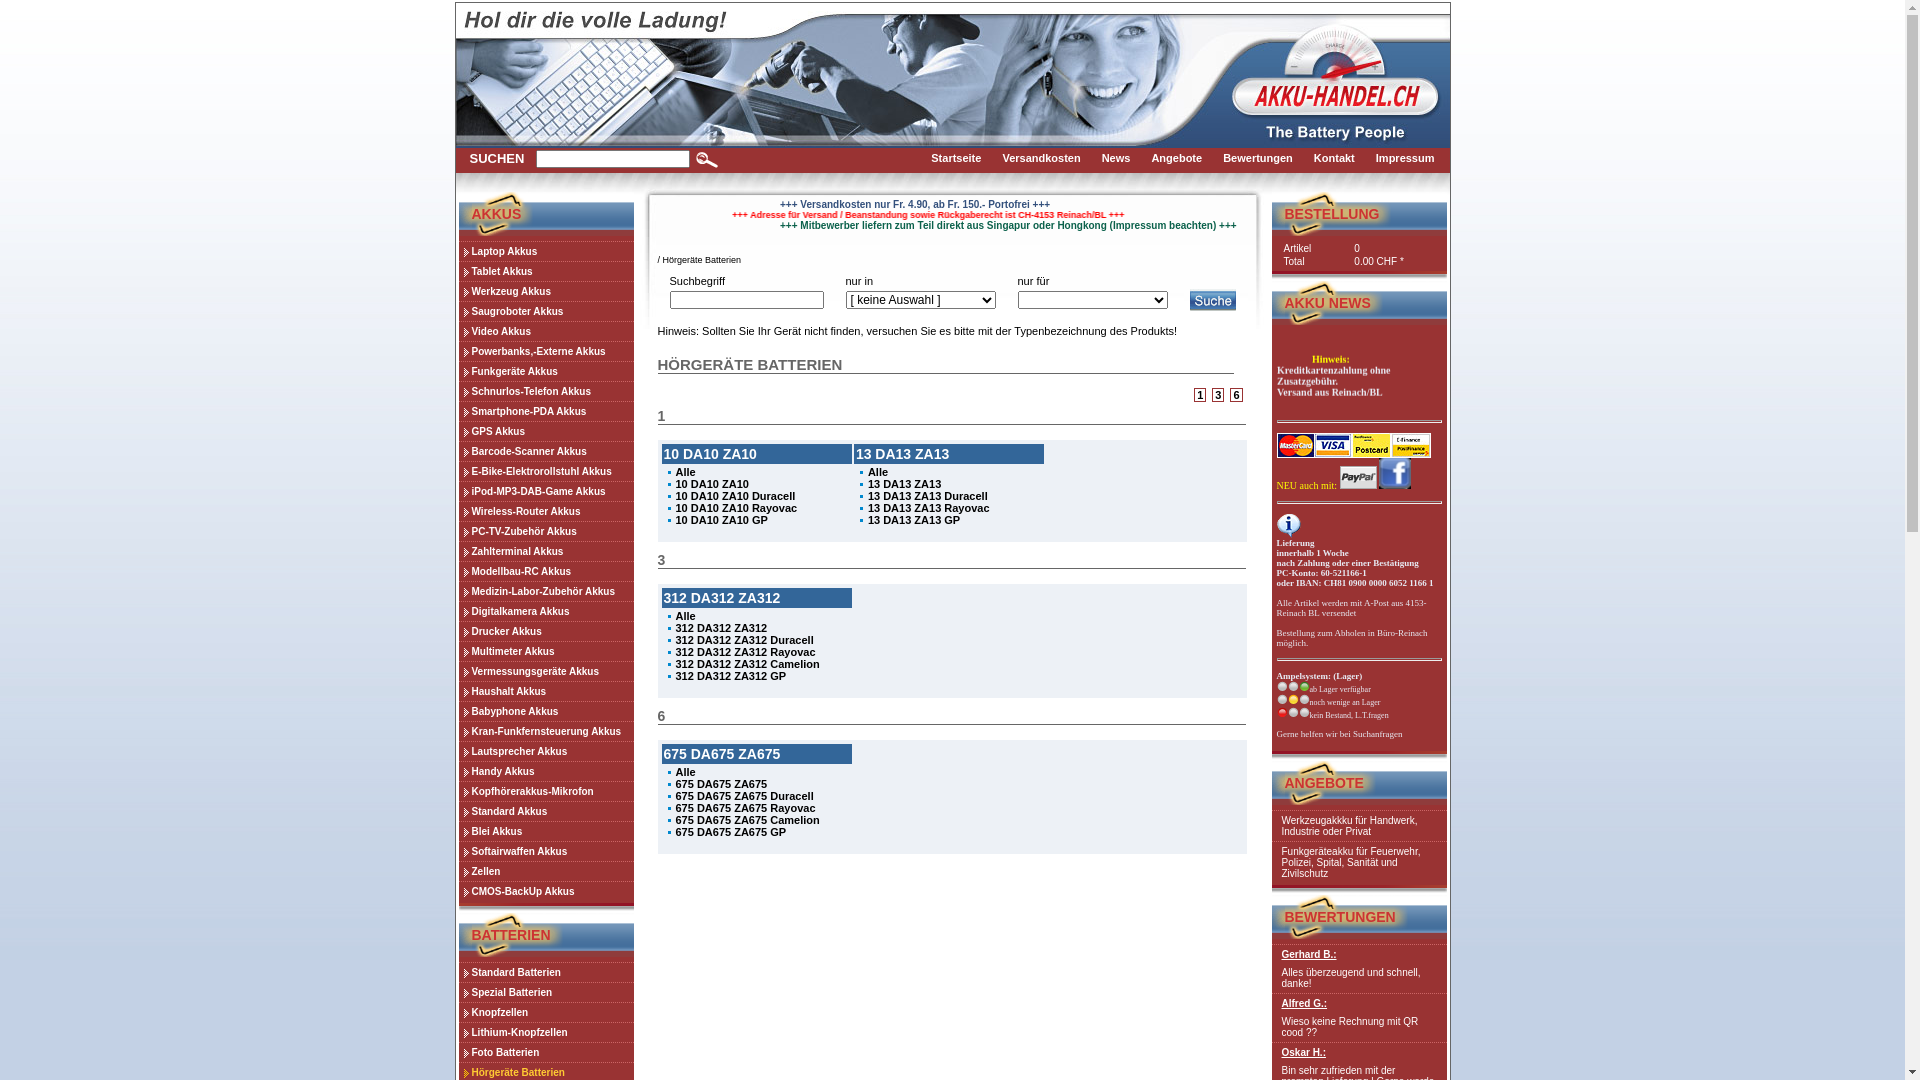 The image size is (1920, 1080). I want to click on 'Barcode-Scanner Akkus', so click(545, 451).